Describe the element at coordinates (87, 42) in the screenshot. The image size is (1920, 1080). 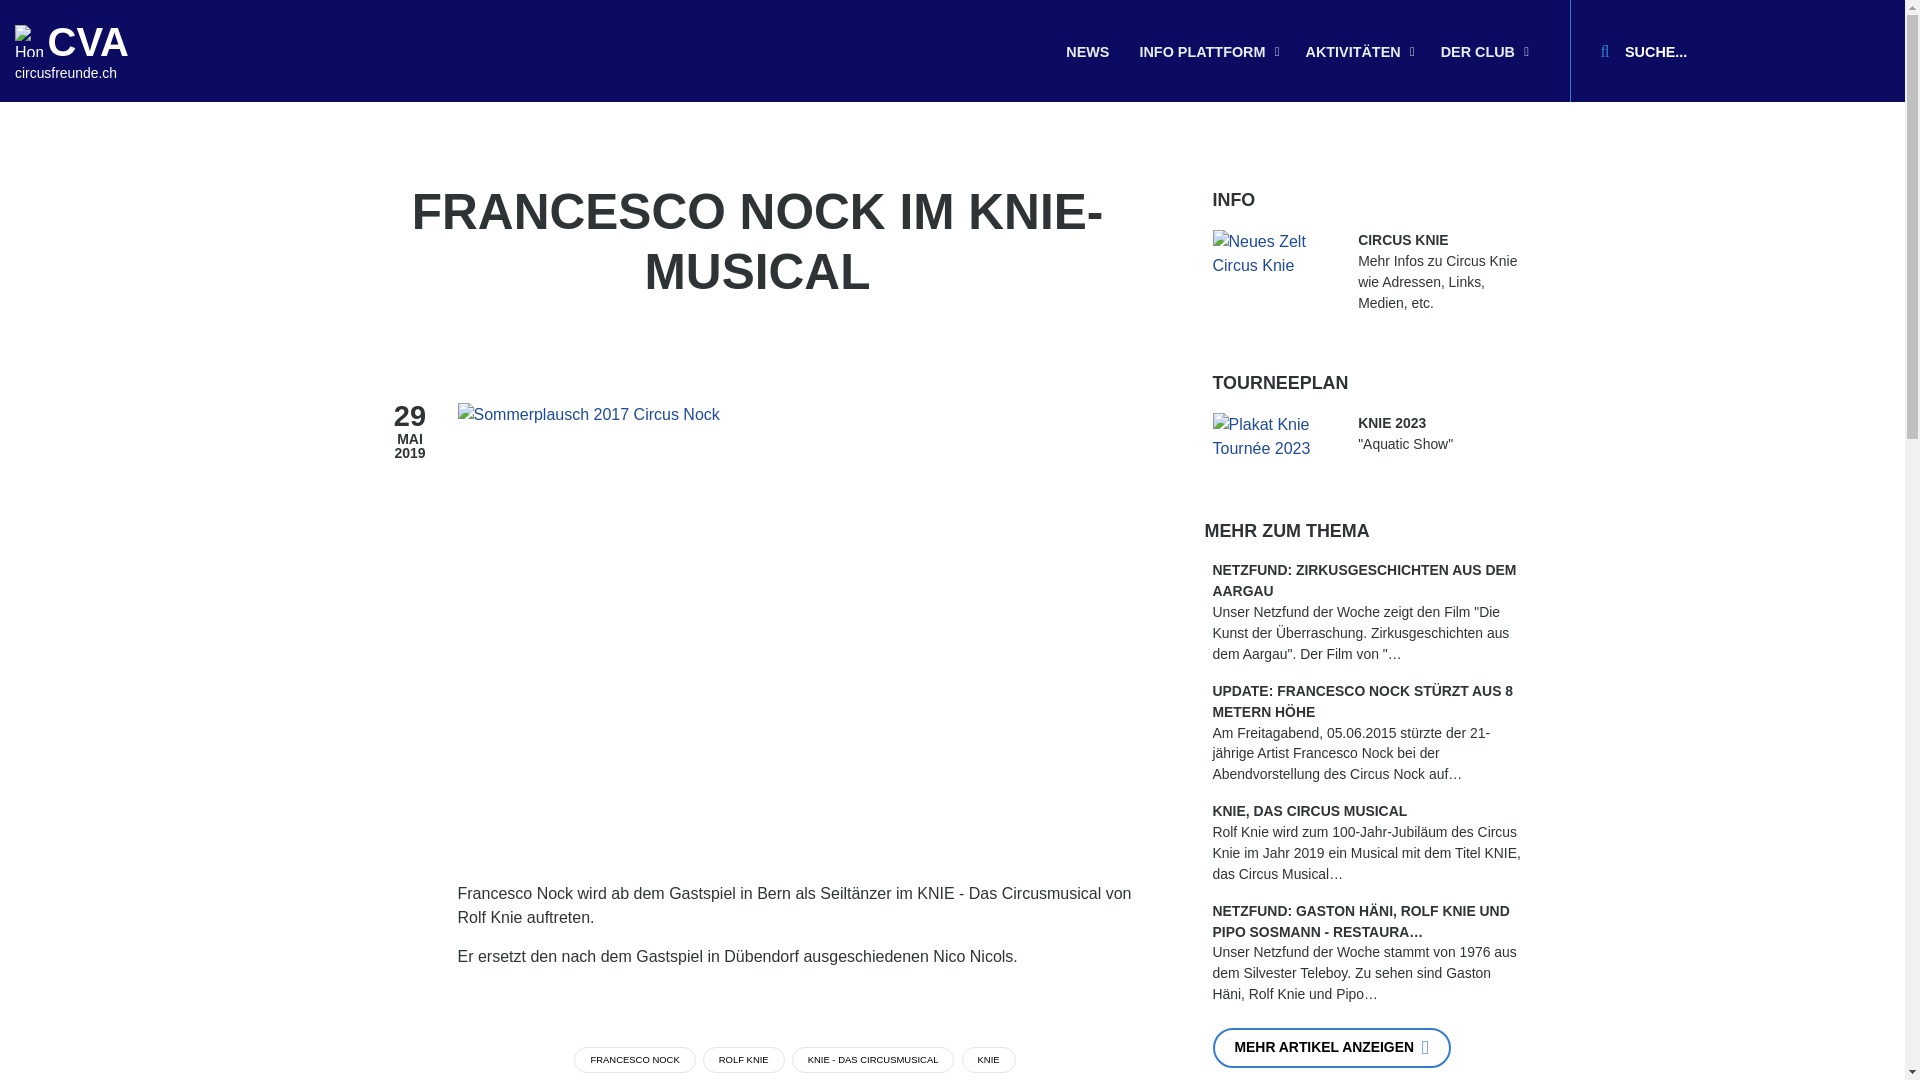
I see `'CVA'` at that location.